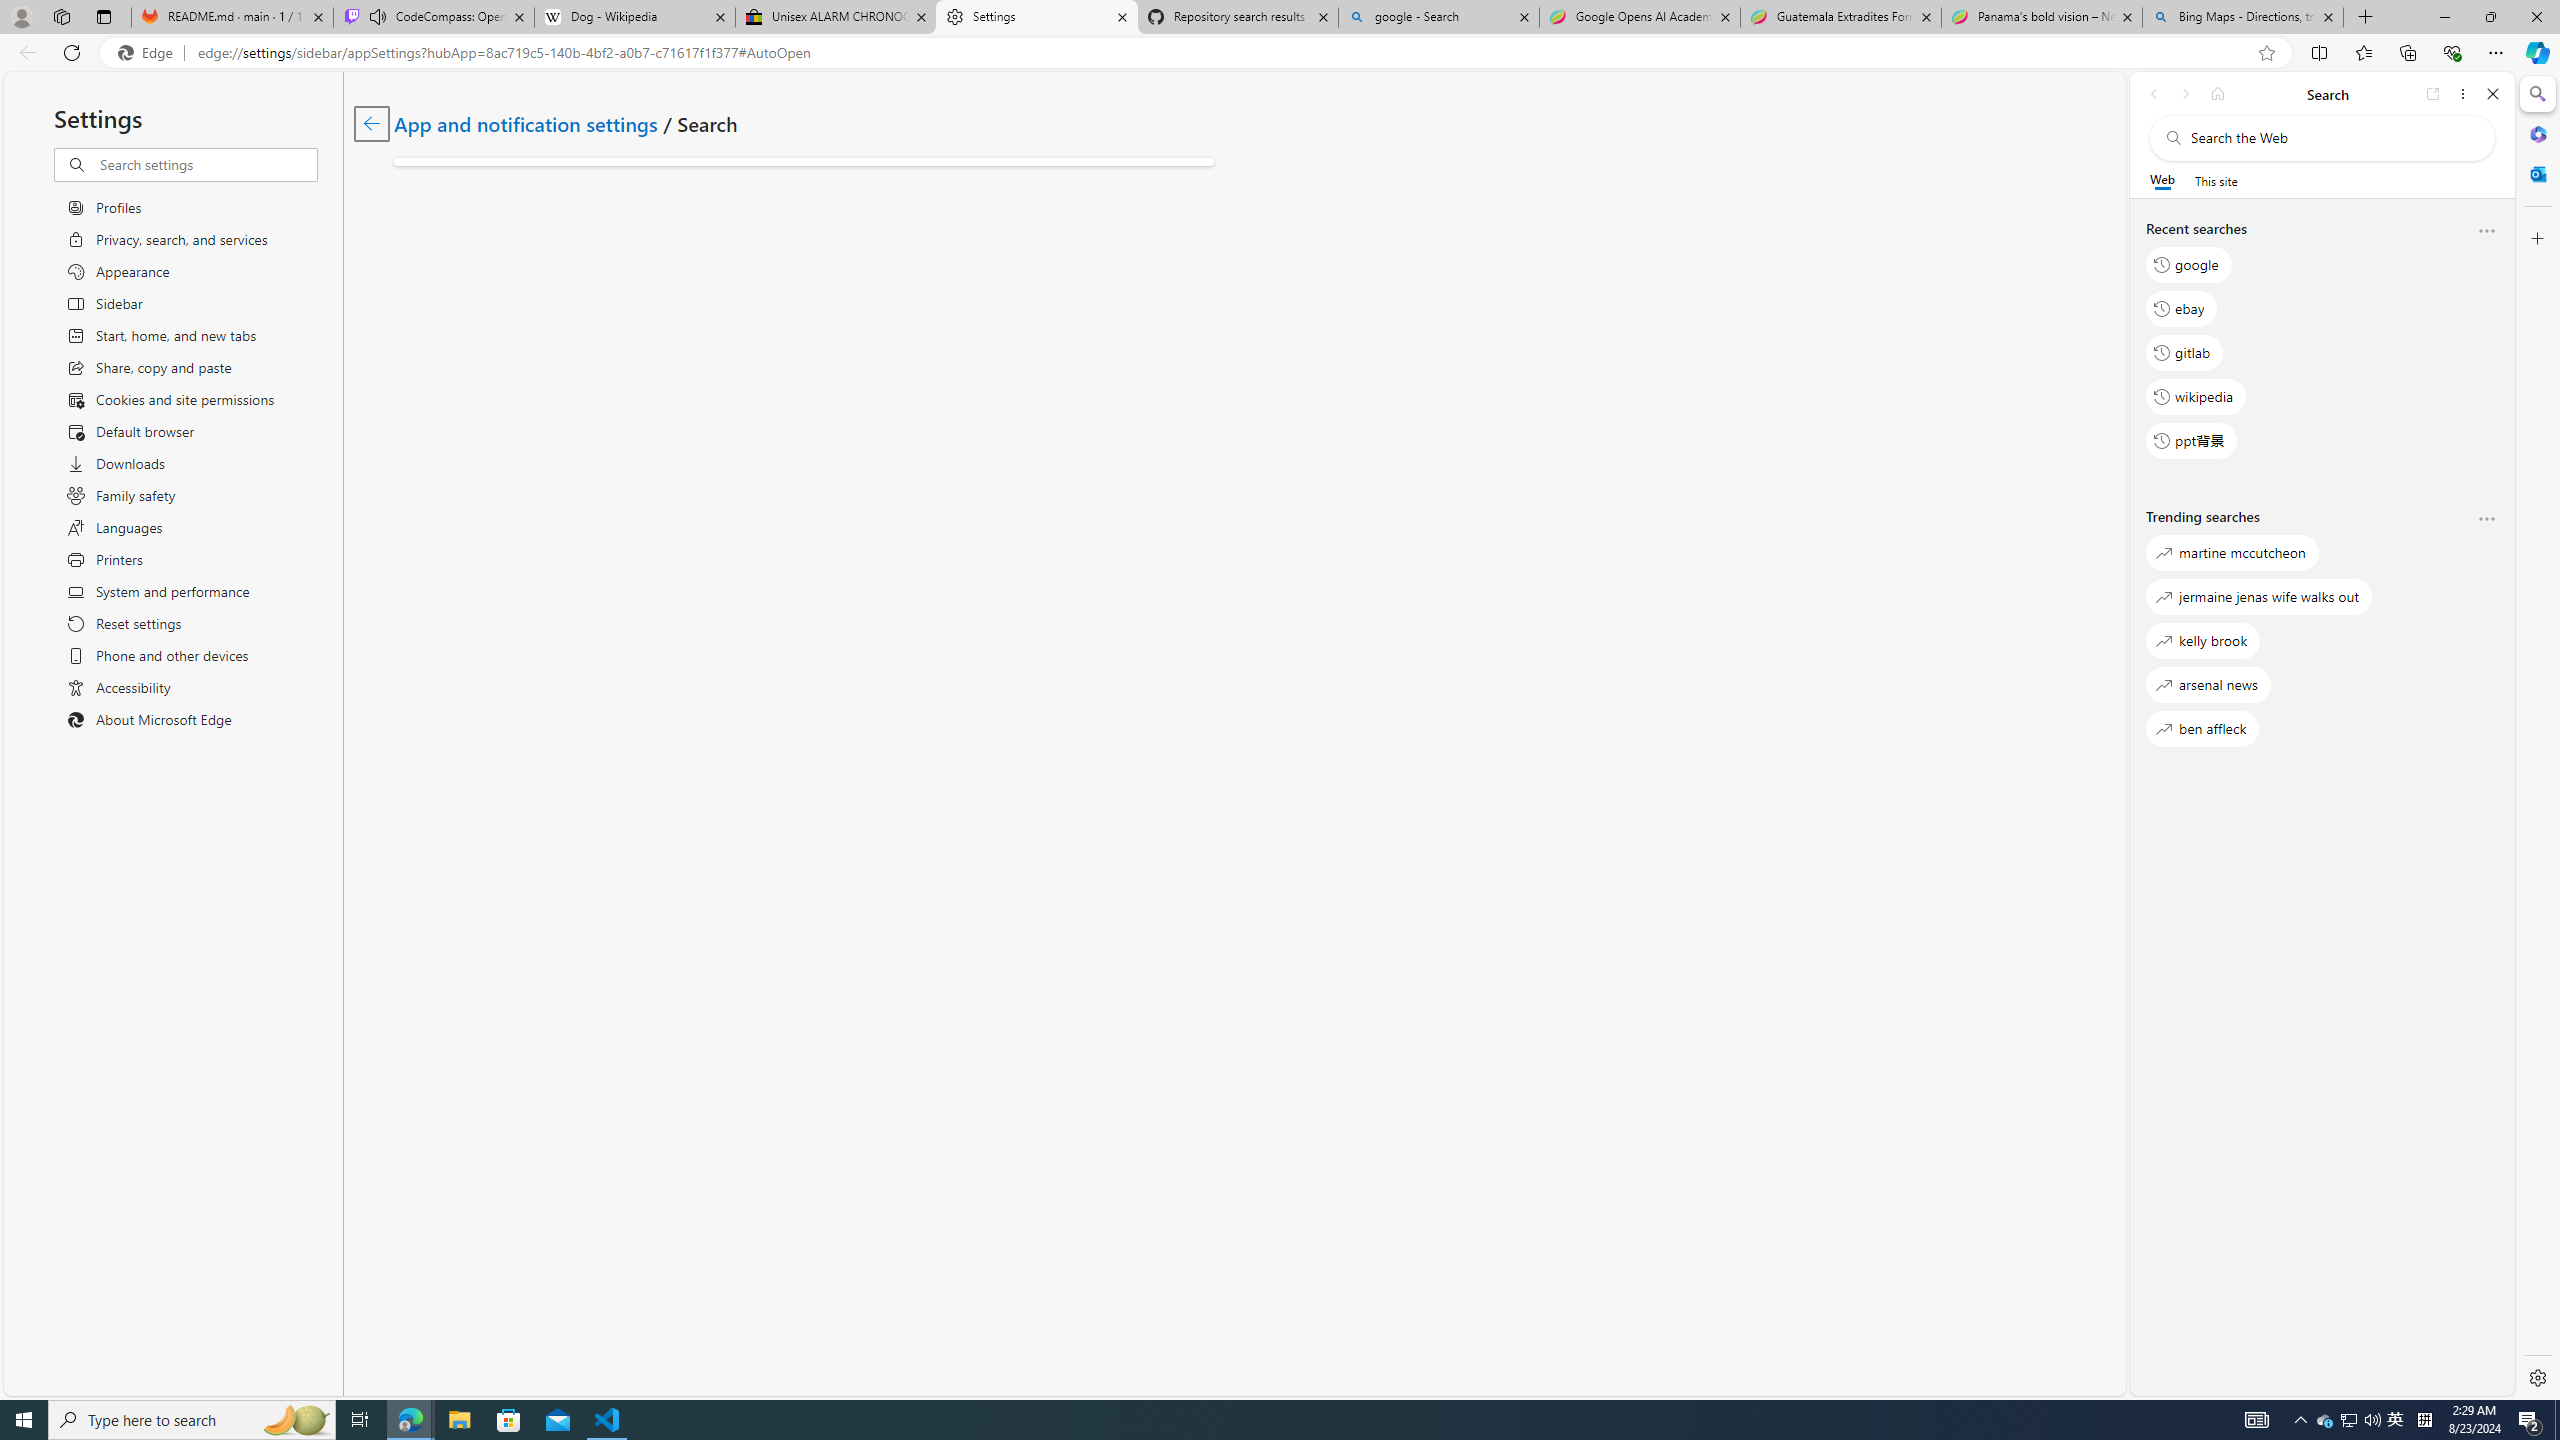 The image size is (2560, 1440). What do you see at coordinates (2188, 264) in the screenshot?
I see `'google'` at bounding box center [2188, 264].